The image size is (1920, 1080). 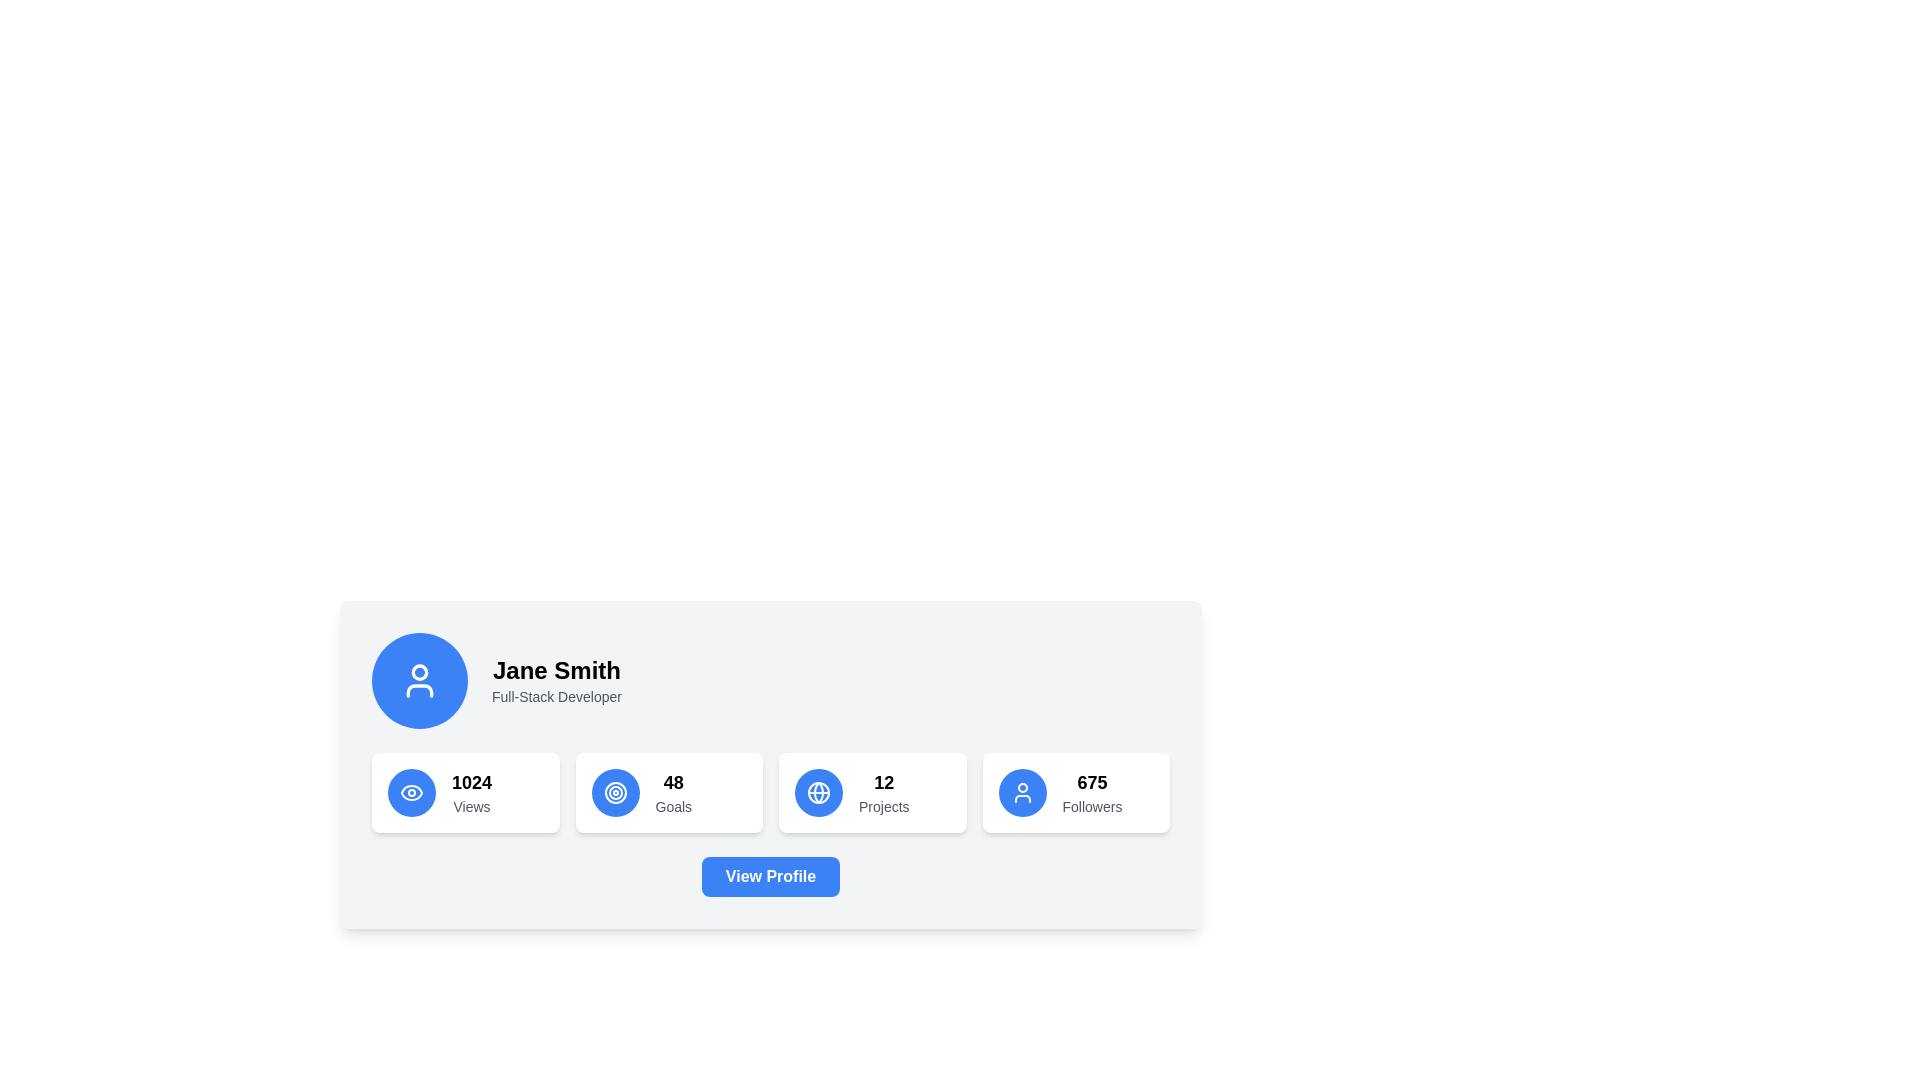 What do you see at coordinates (883, 805) in the screenshot?
I see `the 'Projects' text label, which is styled with a small font size and gray color, located beneath the numerical value '12' in the main content area` at bounding box center [883, 805].